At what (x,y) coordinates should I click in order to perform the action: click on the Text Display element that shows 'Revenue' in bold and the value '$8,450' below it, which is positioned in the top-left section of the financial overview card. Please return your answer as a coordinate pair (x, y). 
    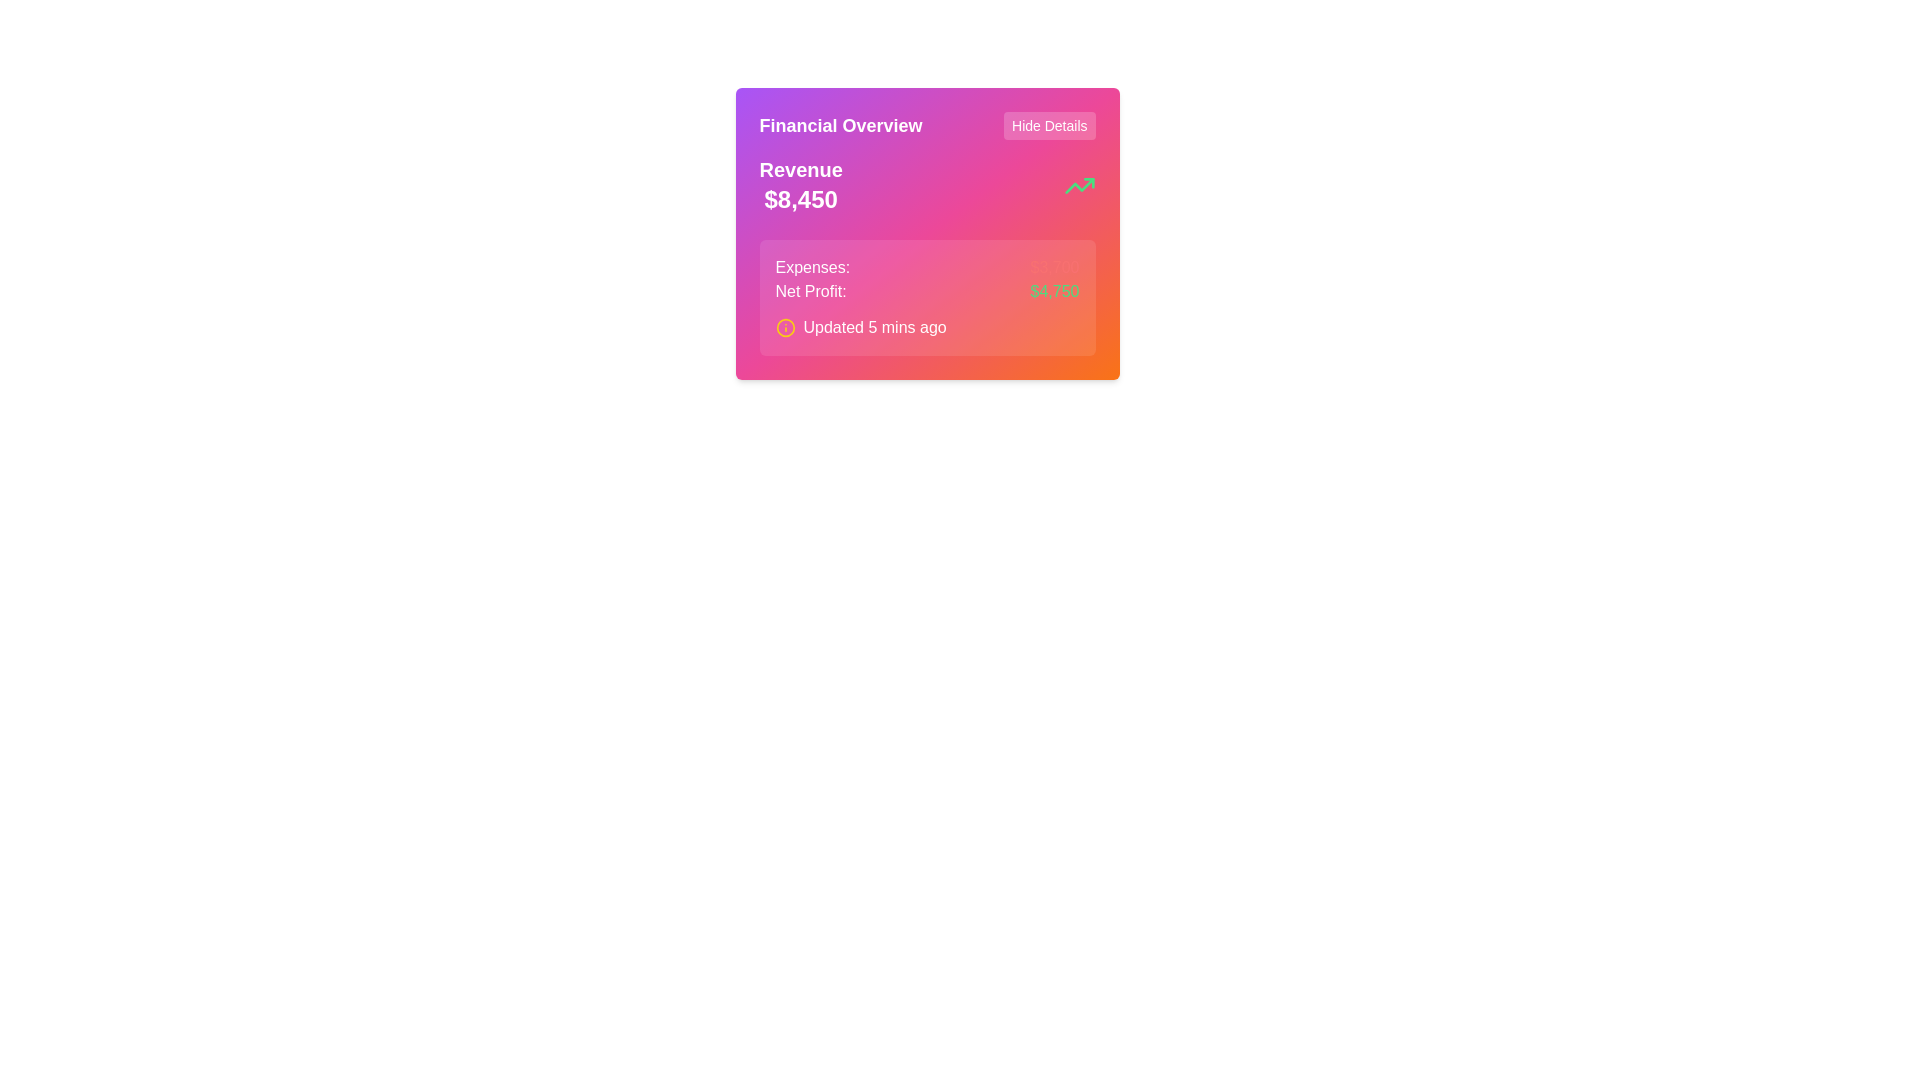
    Looking at the image, I should click on (801, 185).